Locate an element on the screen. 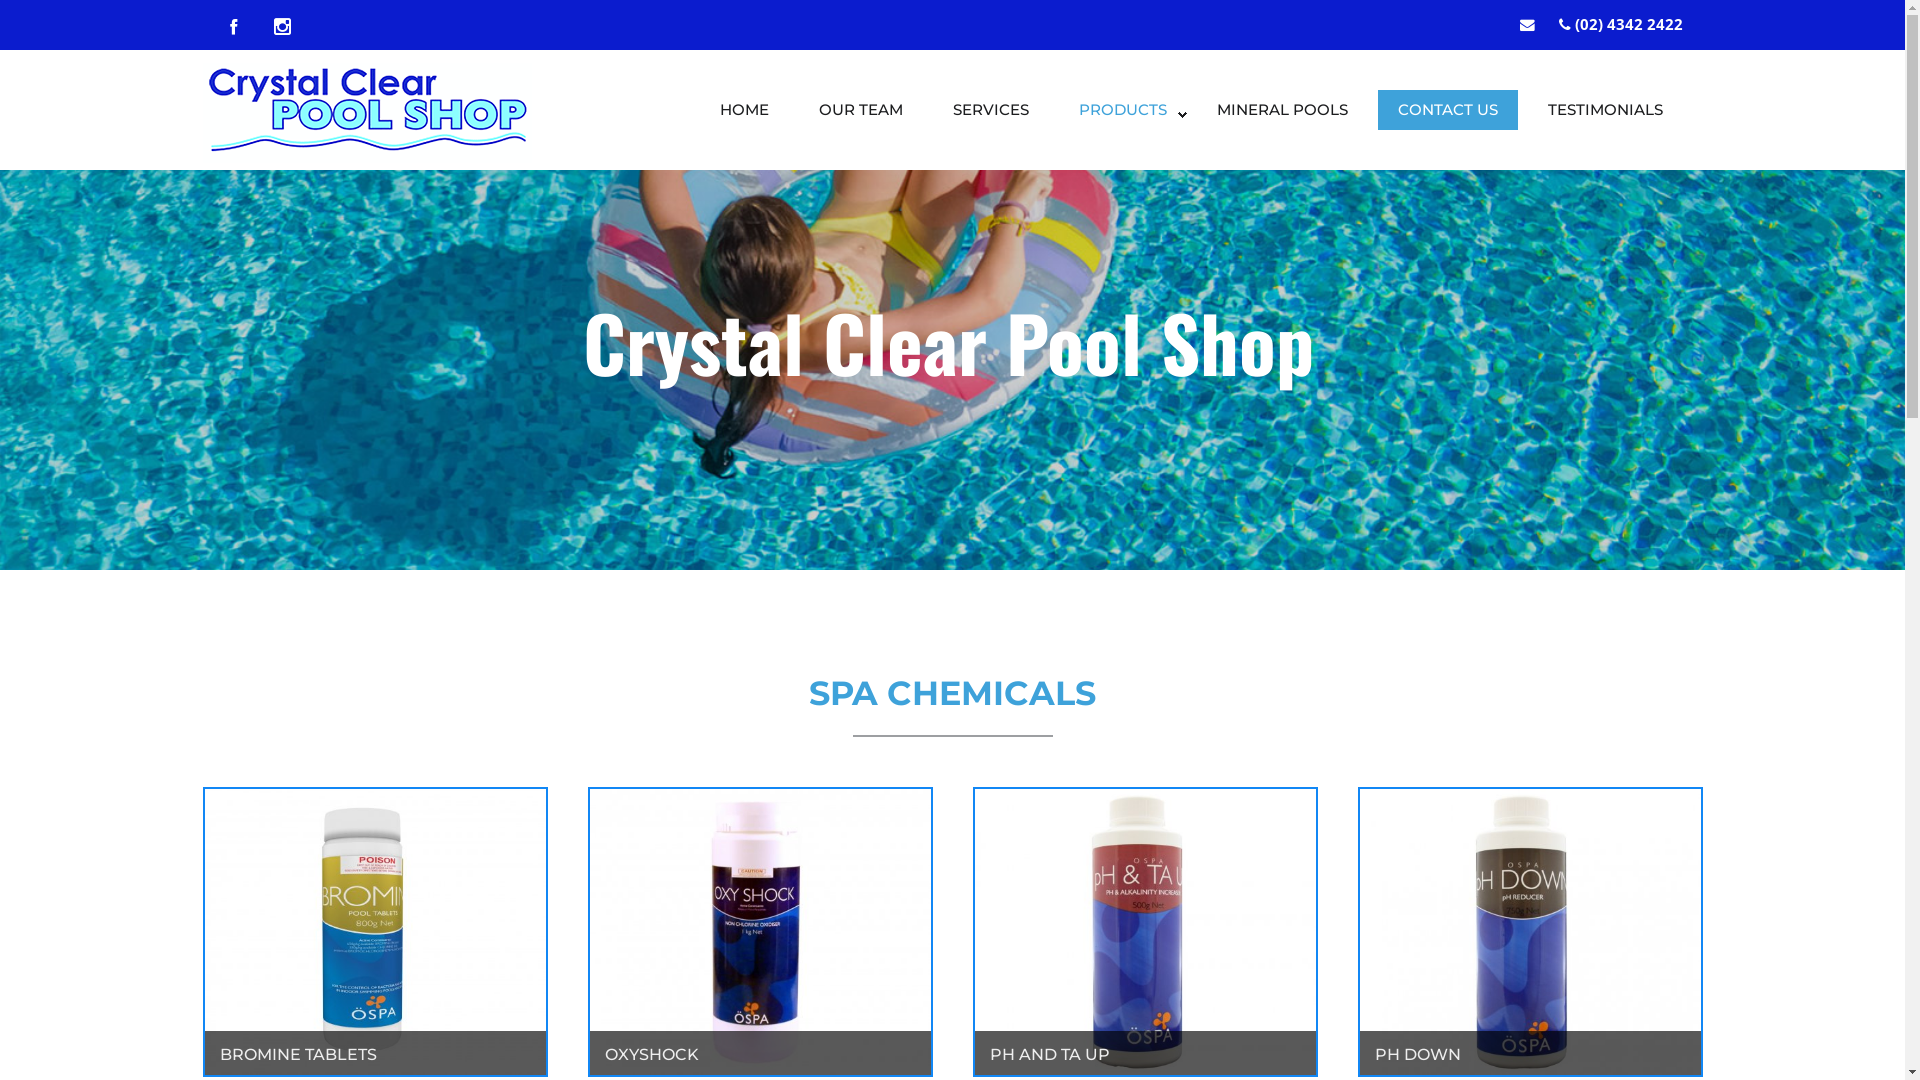  'OUR TEAM' is located at coordinates (859, 115).